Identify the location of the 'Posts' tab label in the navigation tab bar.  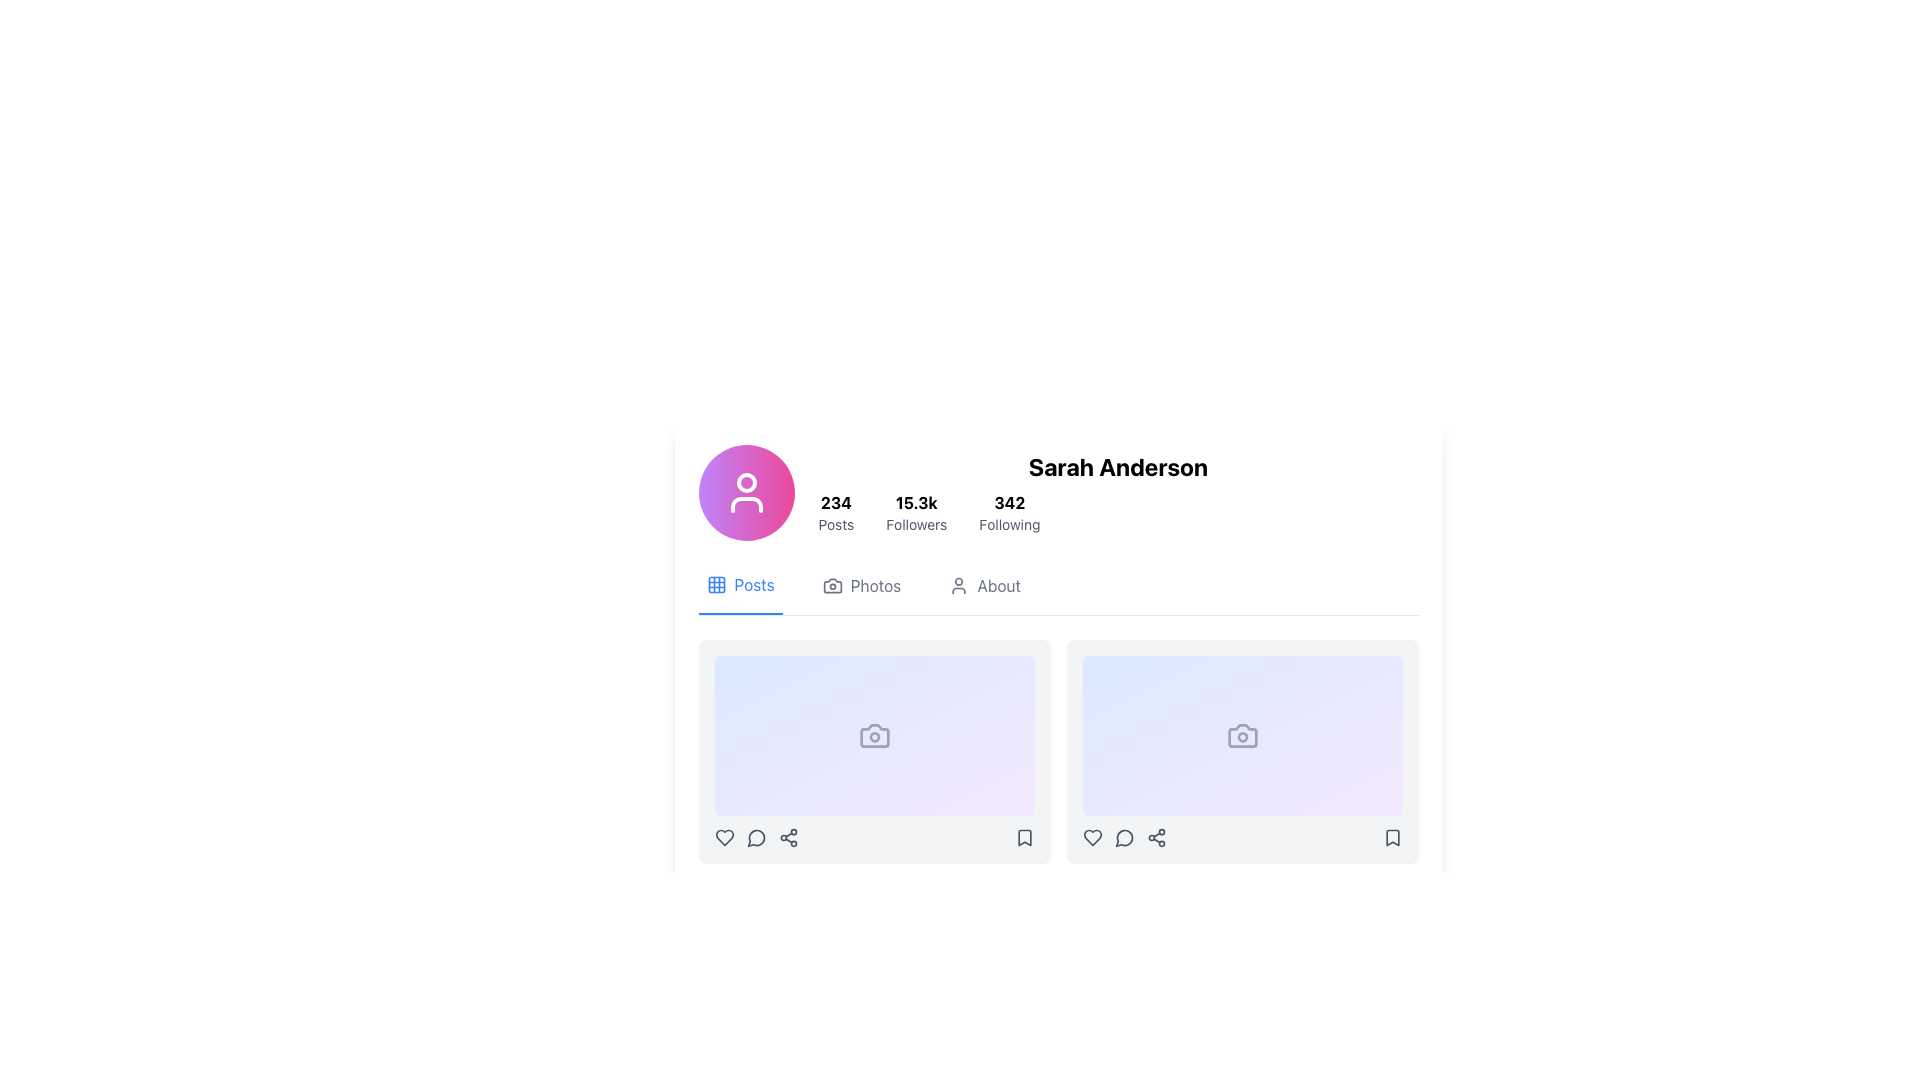
(753, 585).